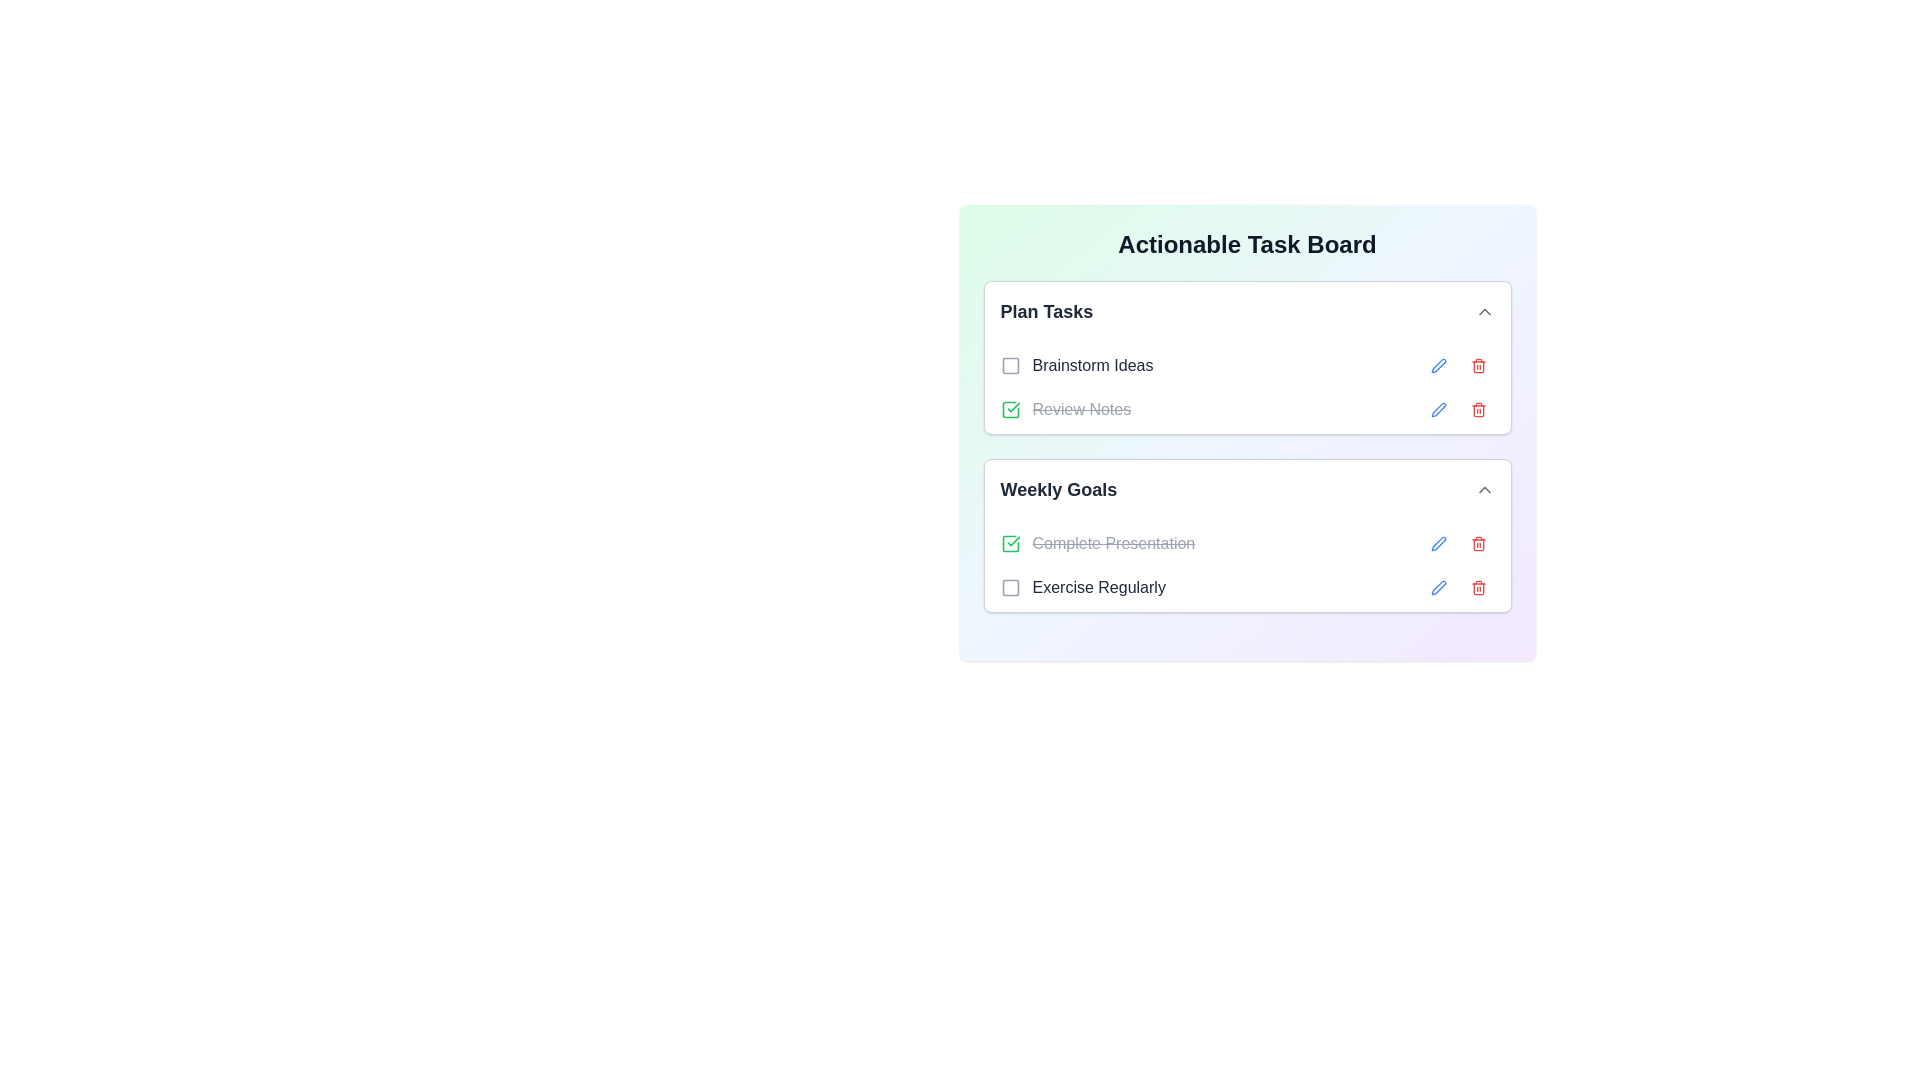 The image size is (1920, 1080). I want to click on the pen-shaped icon with a blue outline in the 'Plan Tasks' category, so click(1437, 408).